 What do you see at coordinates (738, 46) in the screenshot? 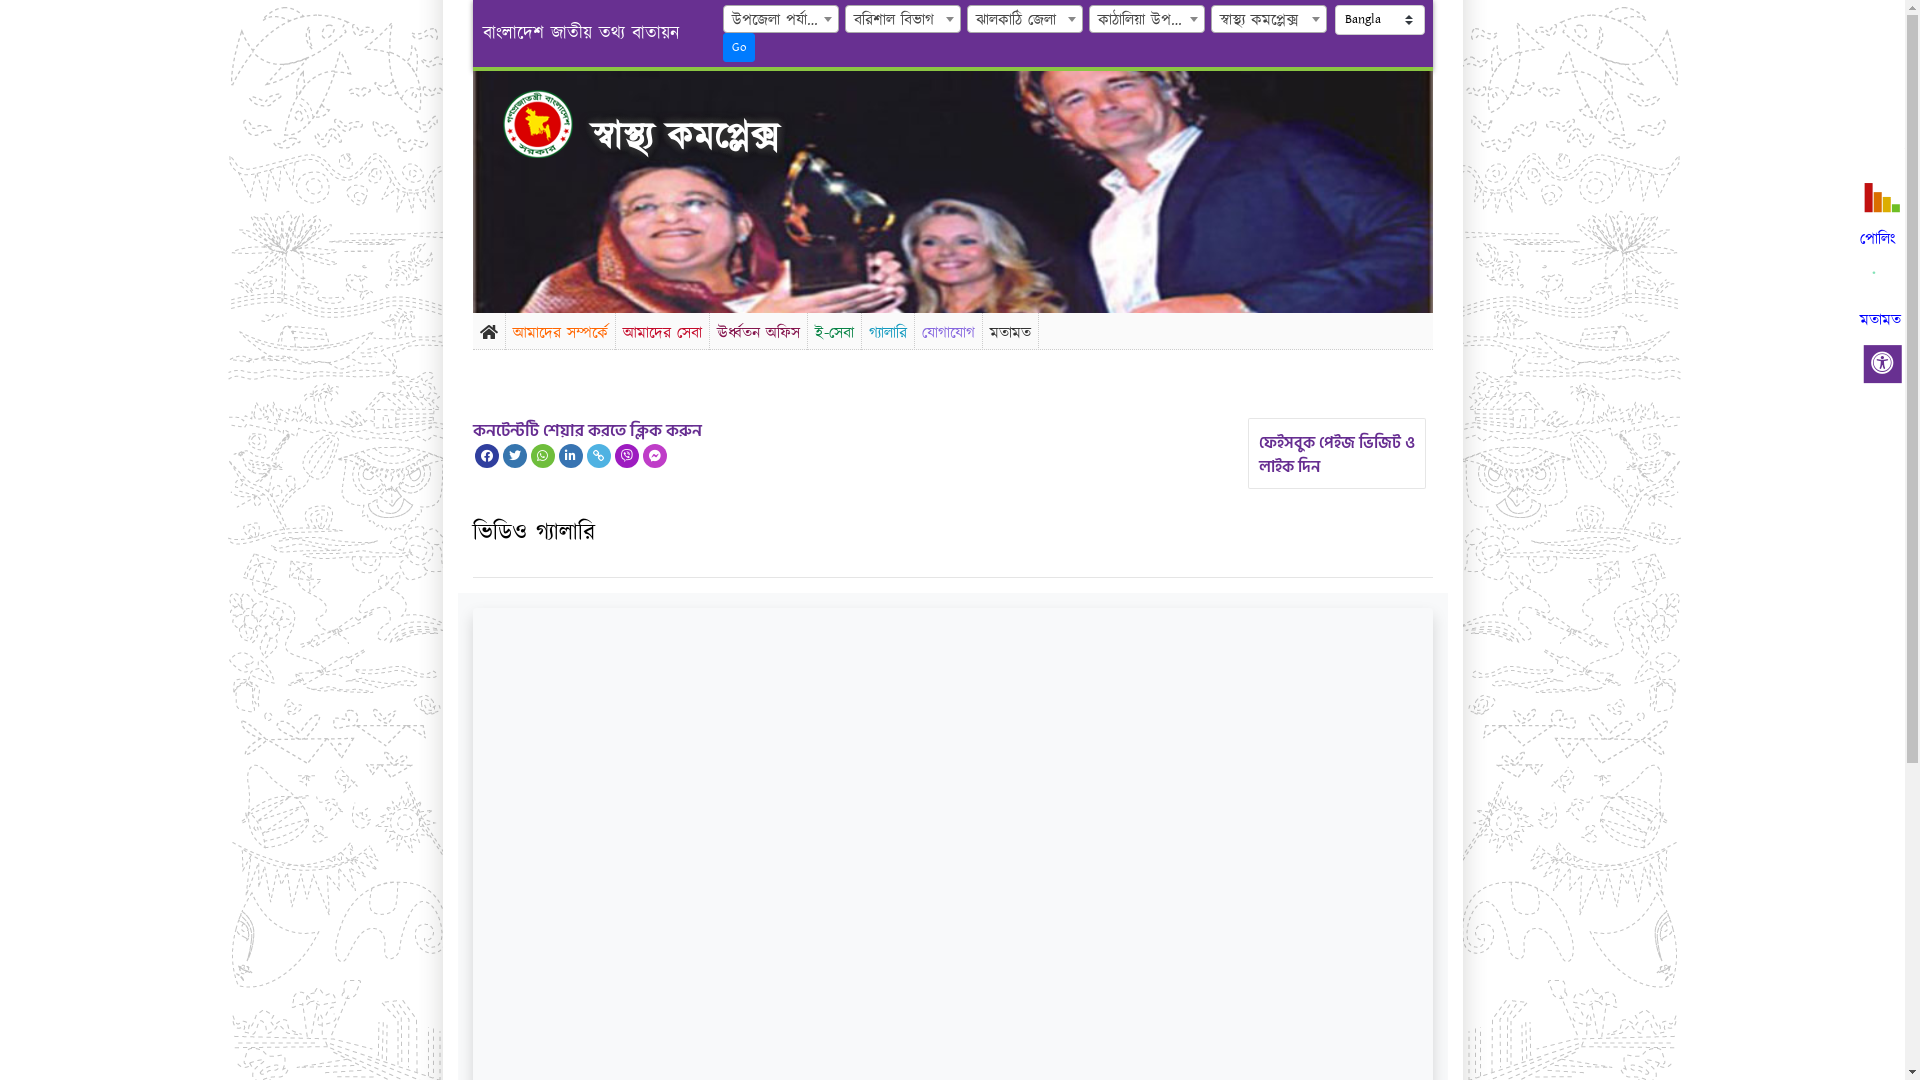
I see `'Go'` at bounding box center [738, 46].